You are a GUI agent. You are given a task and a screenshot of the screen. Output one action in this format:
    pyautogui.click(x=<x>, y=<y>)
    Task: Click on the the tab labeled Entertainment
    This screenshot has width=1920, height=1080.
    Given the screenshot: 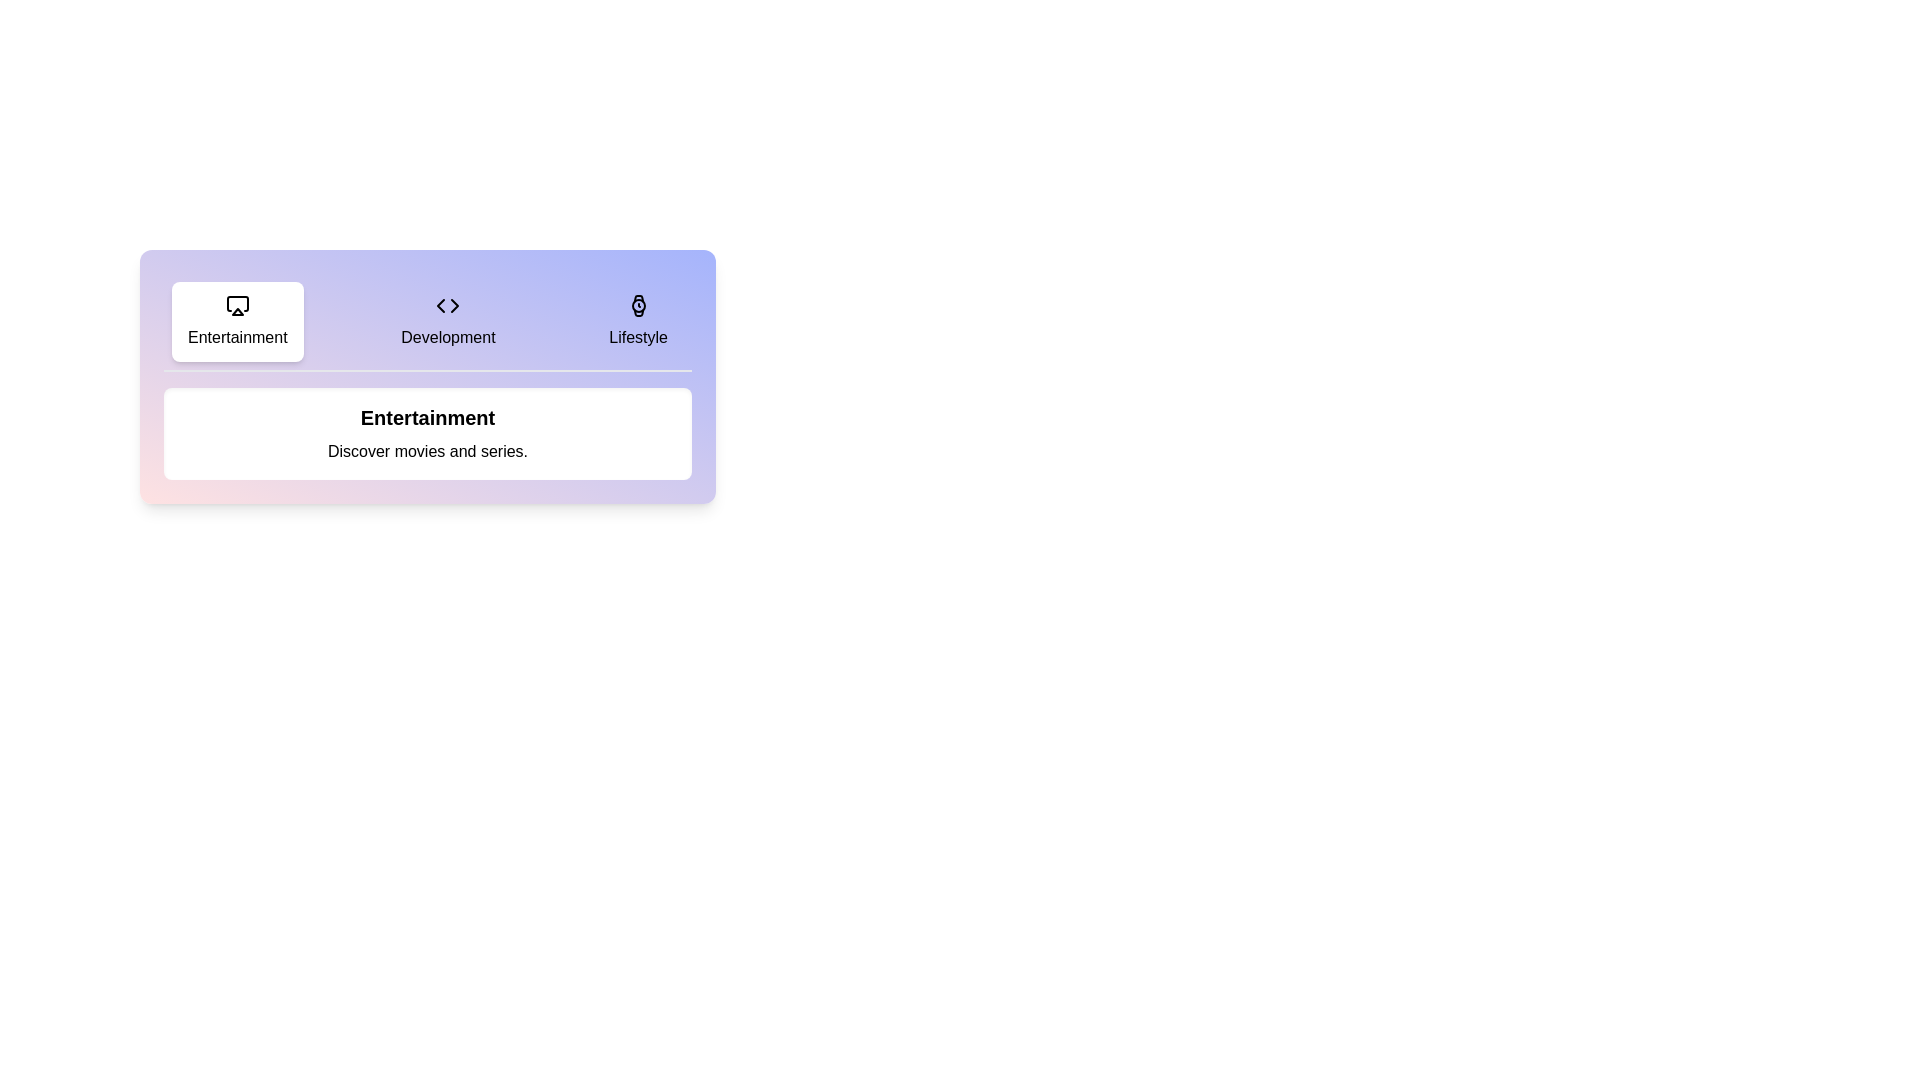 What is the action you would take?
    pyautogui.click(x=237, y=320)
    